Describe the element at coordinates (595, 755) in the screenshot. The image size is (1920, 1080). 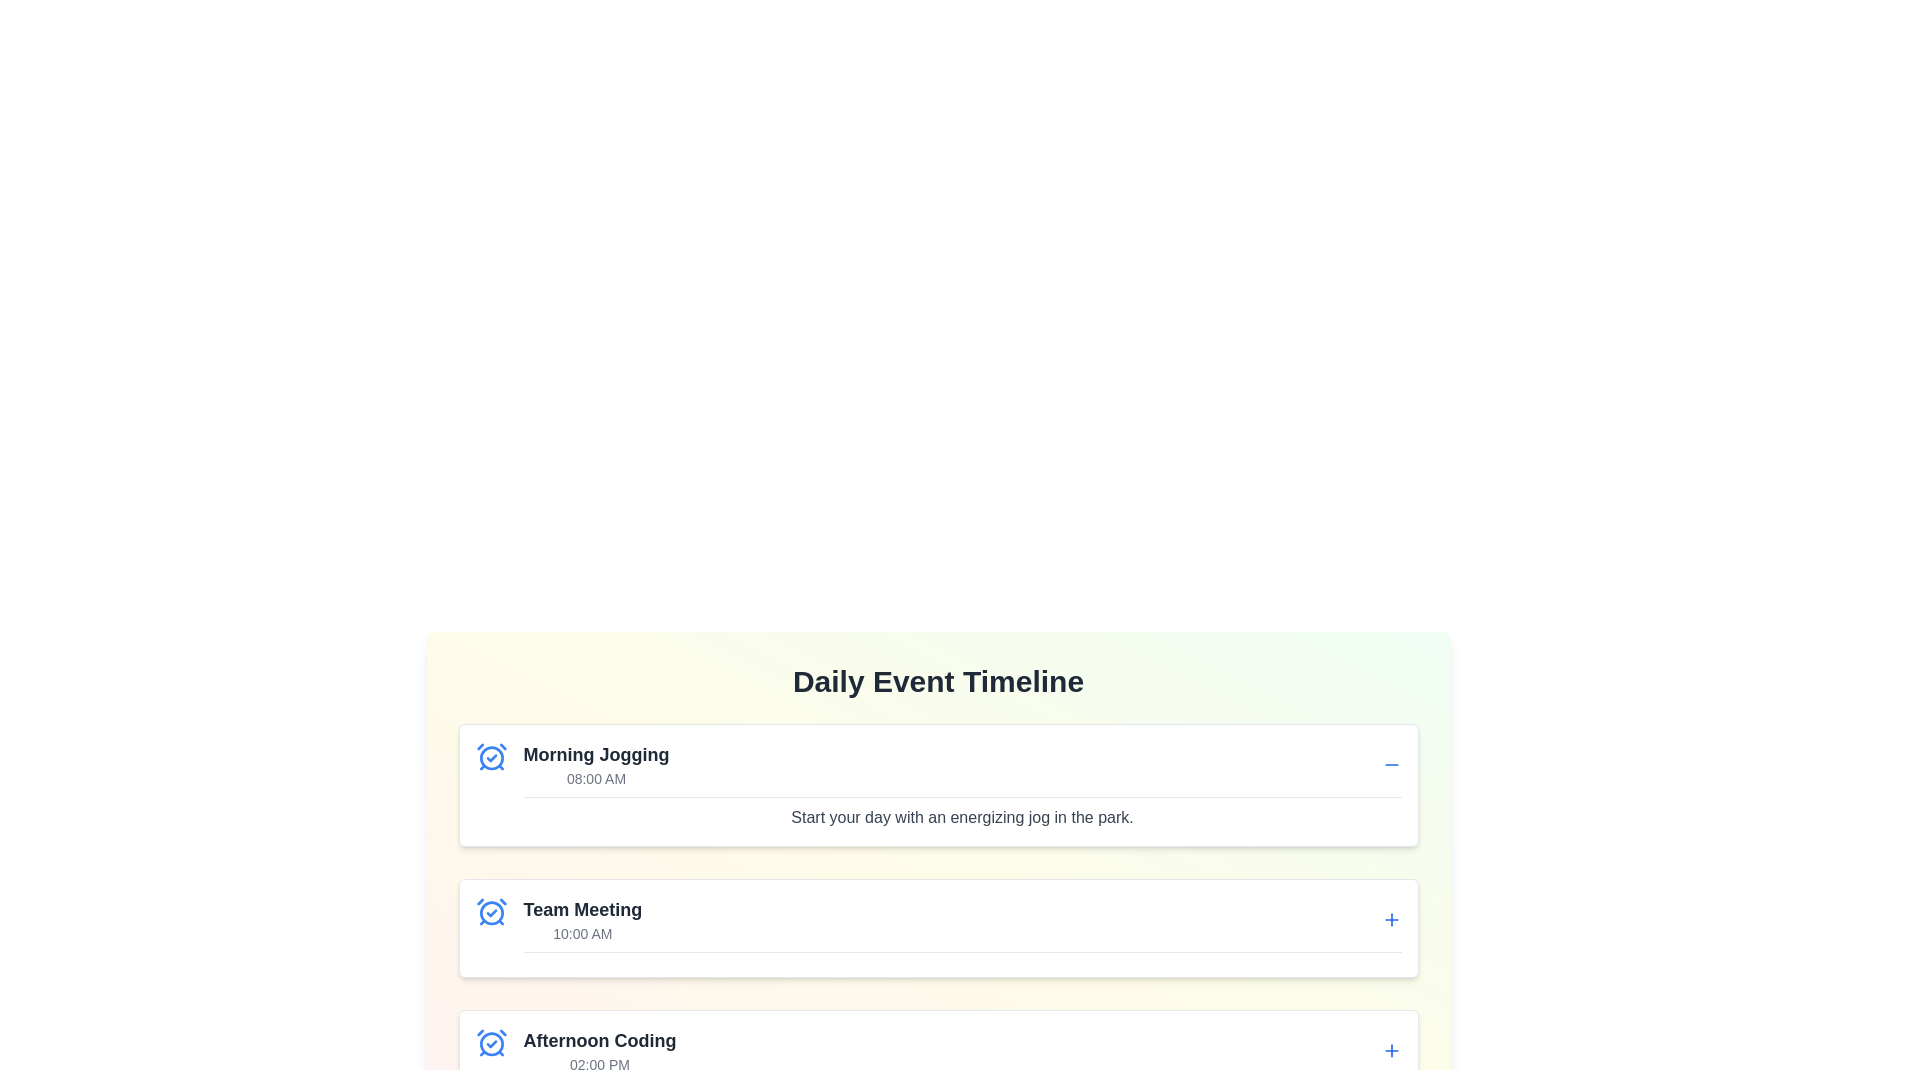
I see `the text label displaying 'Morning Jogging' which is styled in bold dark gray within an event card layout` at that location.